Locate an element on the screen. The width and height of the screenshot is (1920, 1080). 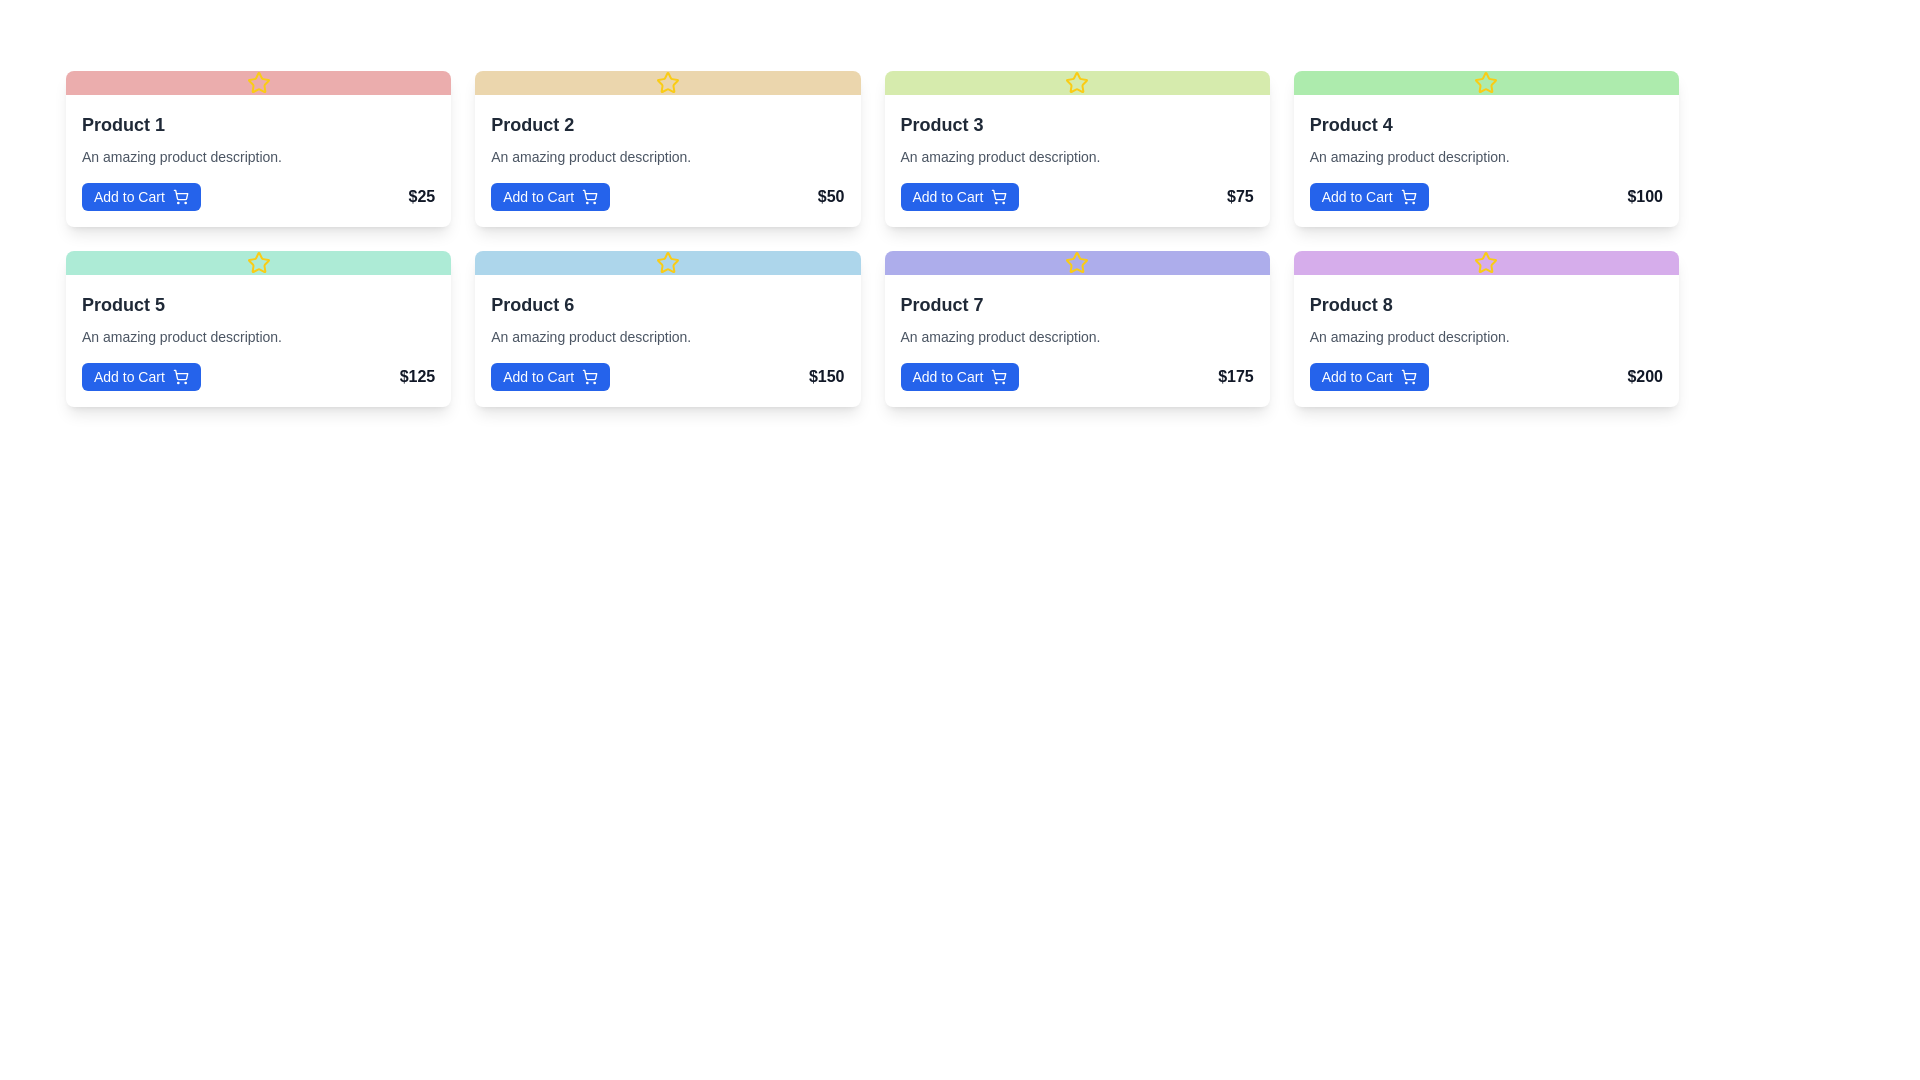
the star icon located in the center top of the light green header section of the third product card to interact with it is located at coordinates (1076, 82).